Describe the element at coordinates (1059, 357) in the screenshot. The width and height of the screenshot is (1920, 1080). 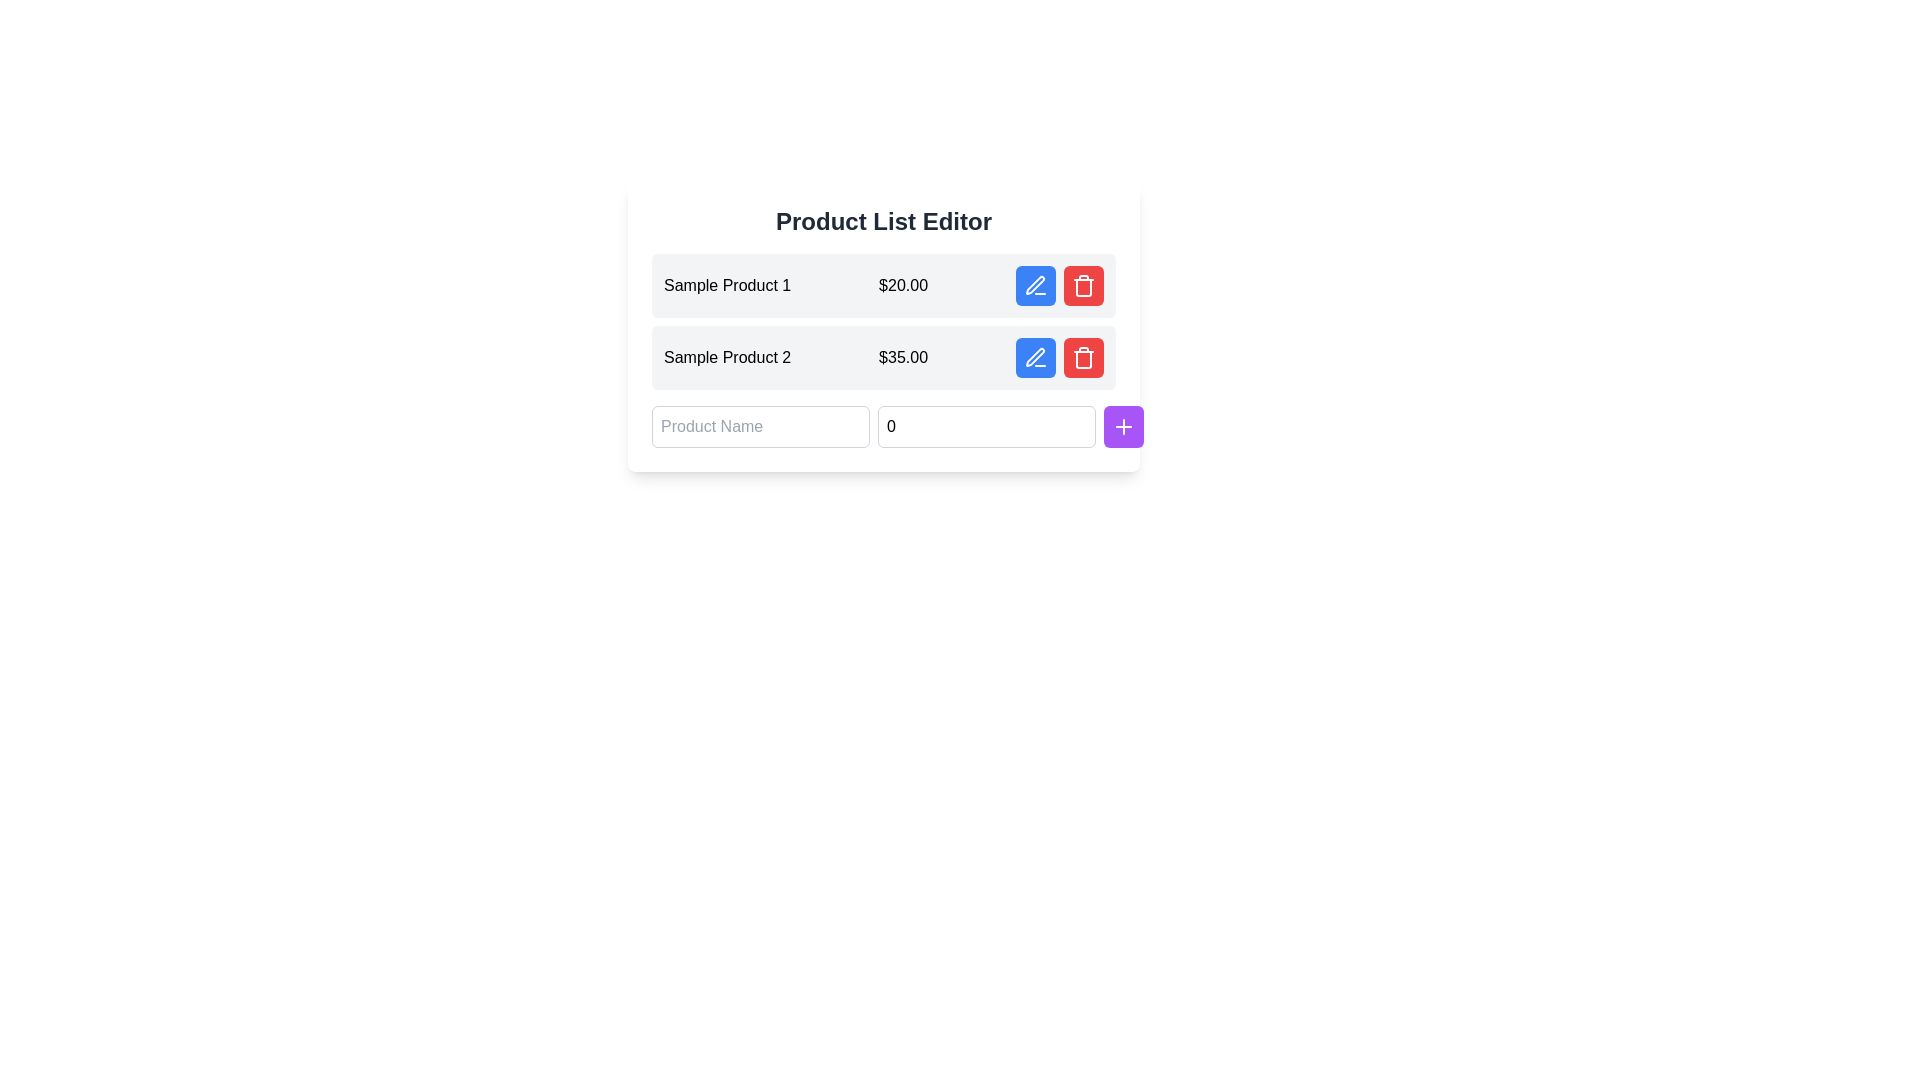
I see `the edit button (blue with a pencil icon) located to the right of 'Sample Product 2' and '$35.00' to initiate editing the product` at that location.